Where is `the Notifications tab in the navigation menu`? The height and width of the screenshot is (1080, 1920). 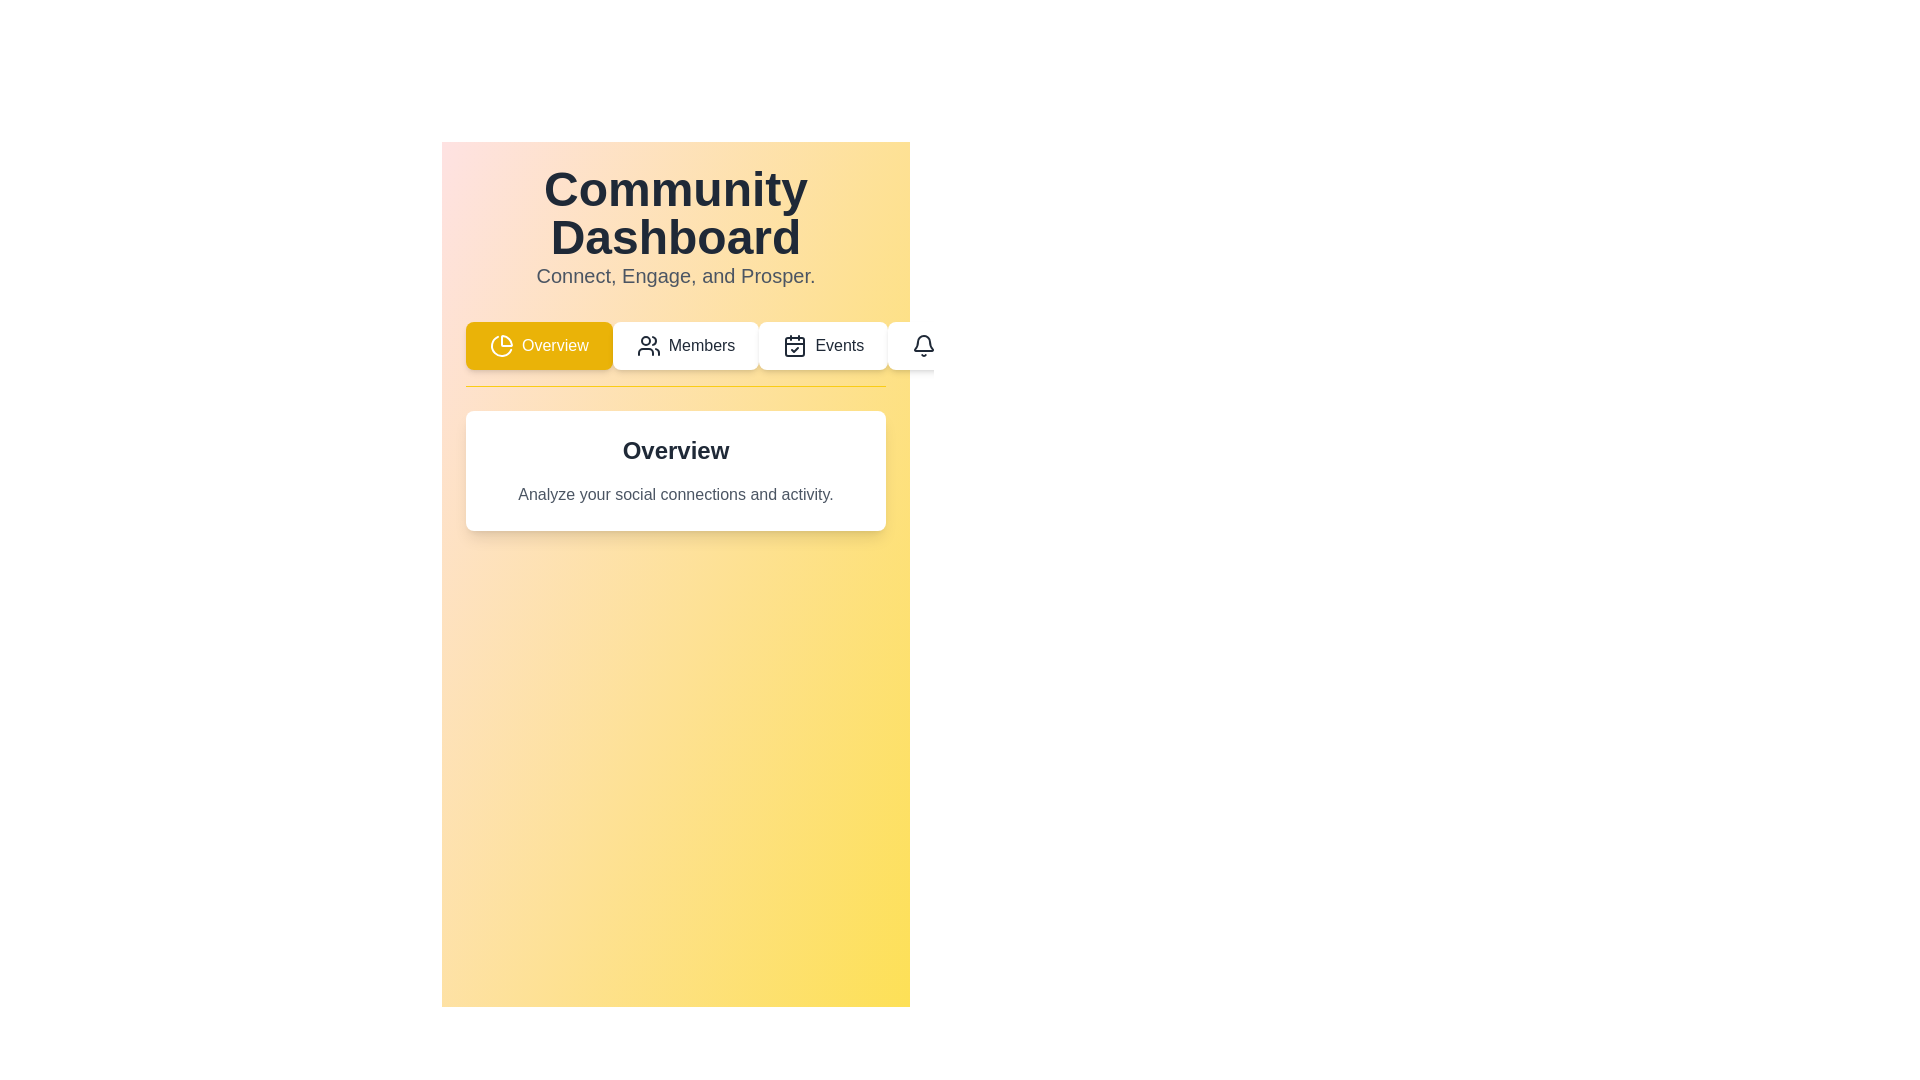 the Notifications tab in the navigation menu is located at coordinates (971, 345).